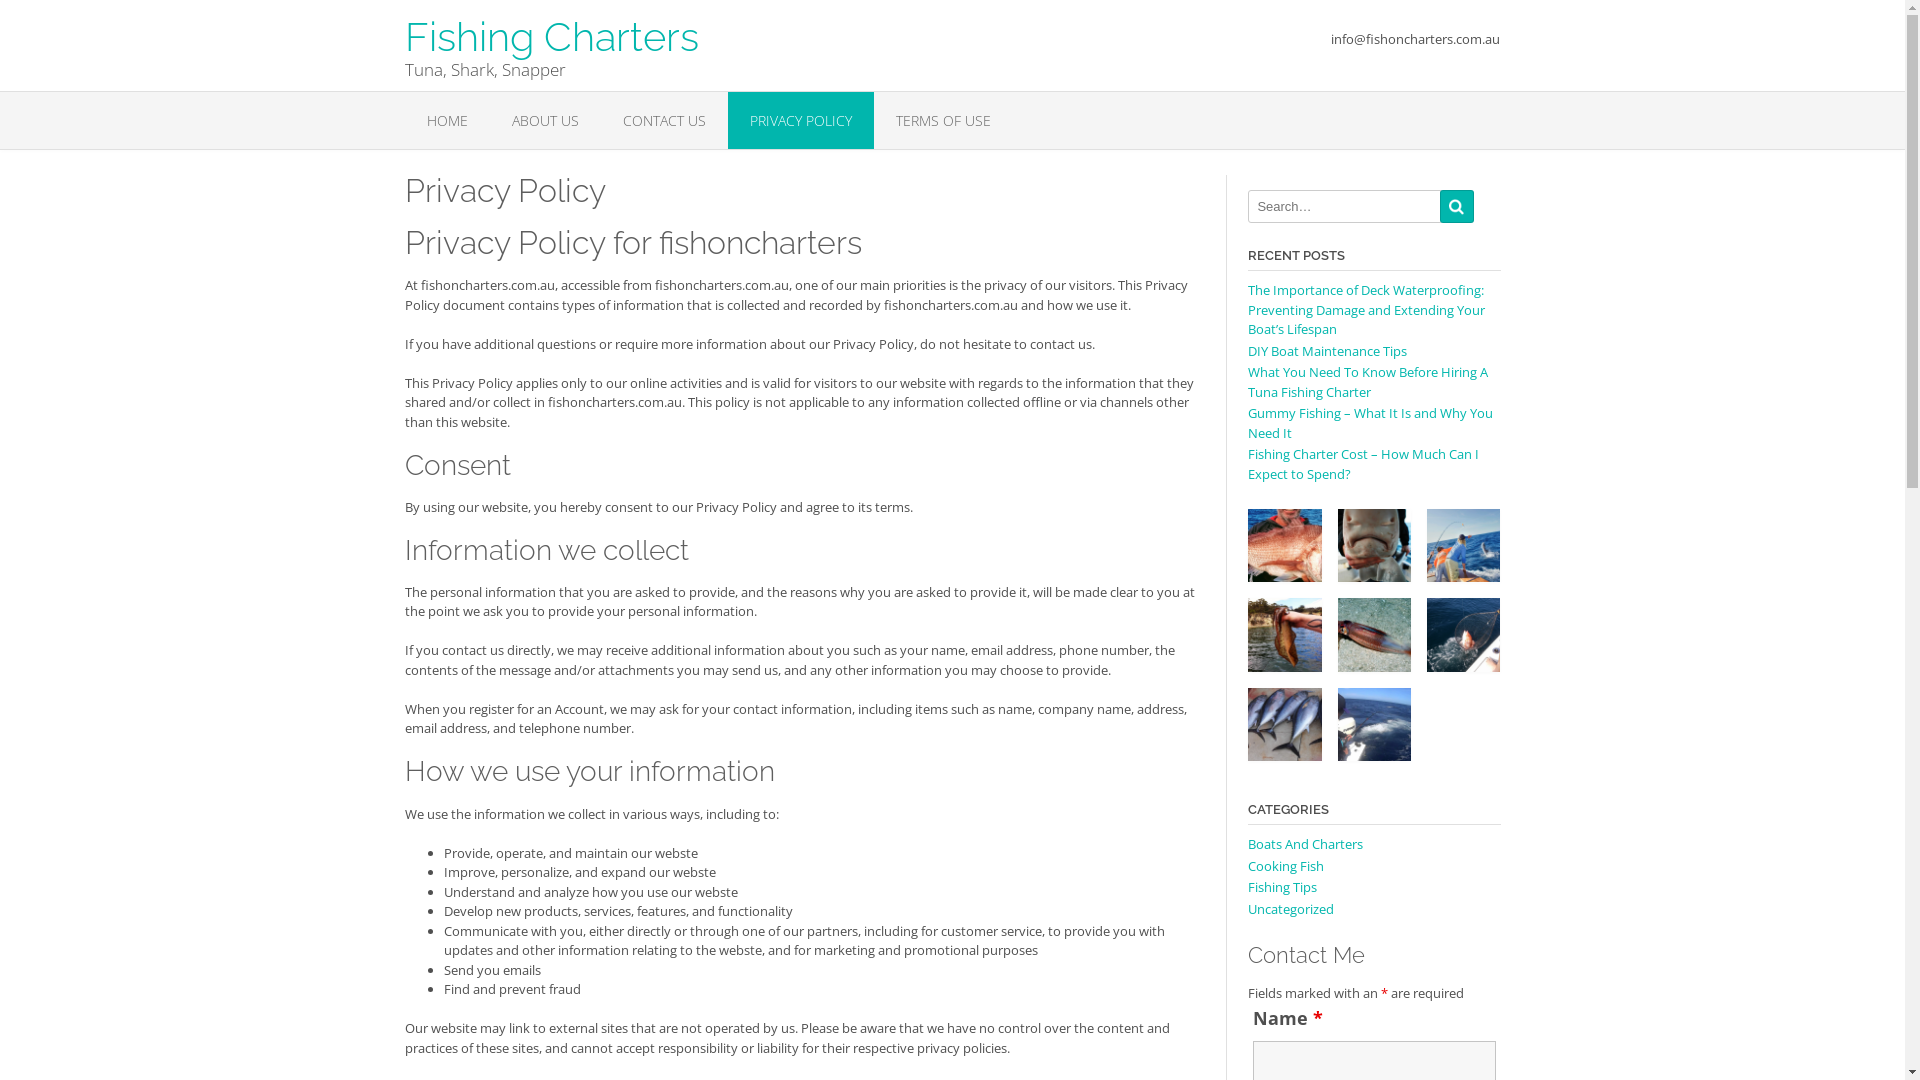 This screenshot has height=1080, width=1920. I want to click on 'Fishing Tips', so click(1282, 886).